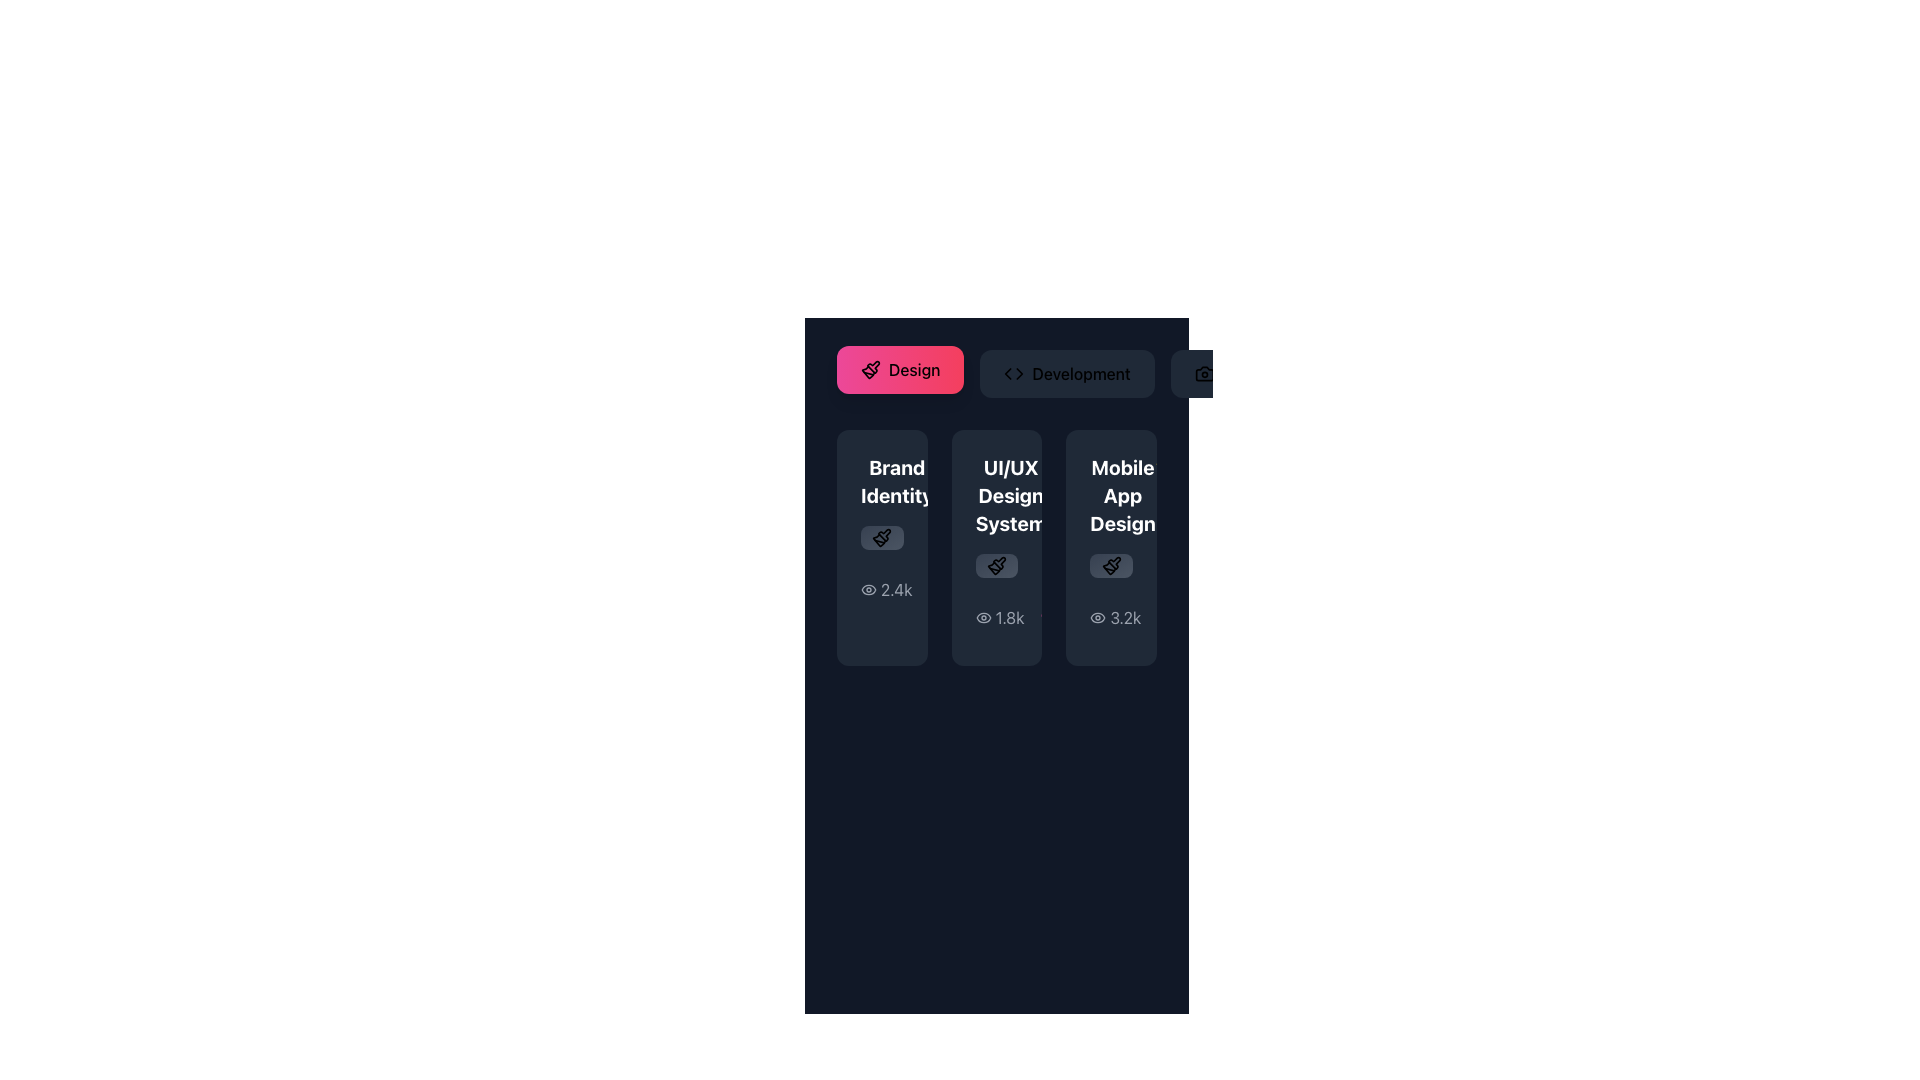 The height and width of the screenshot is (1080, 1920). Describe the element at coordinates (881, 482) in the screenshot. I see `the header and rating text block for the 'Brand Identity' project category` at that location.